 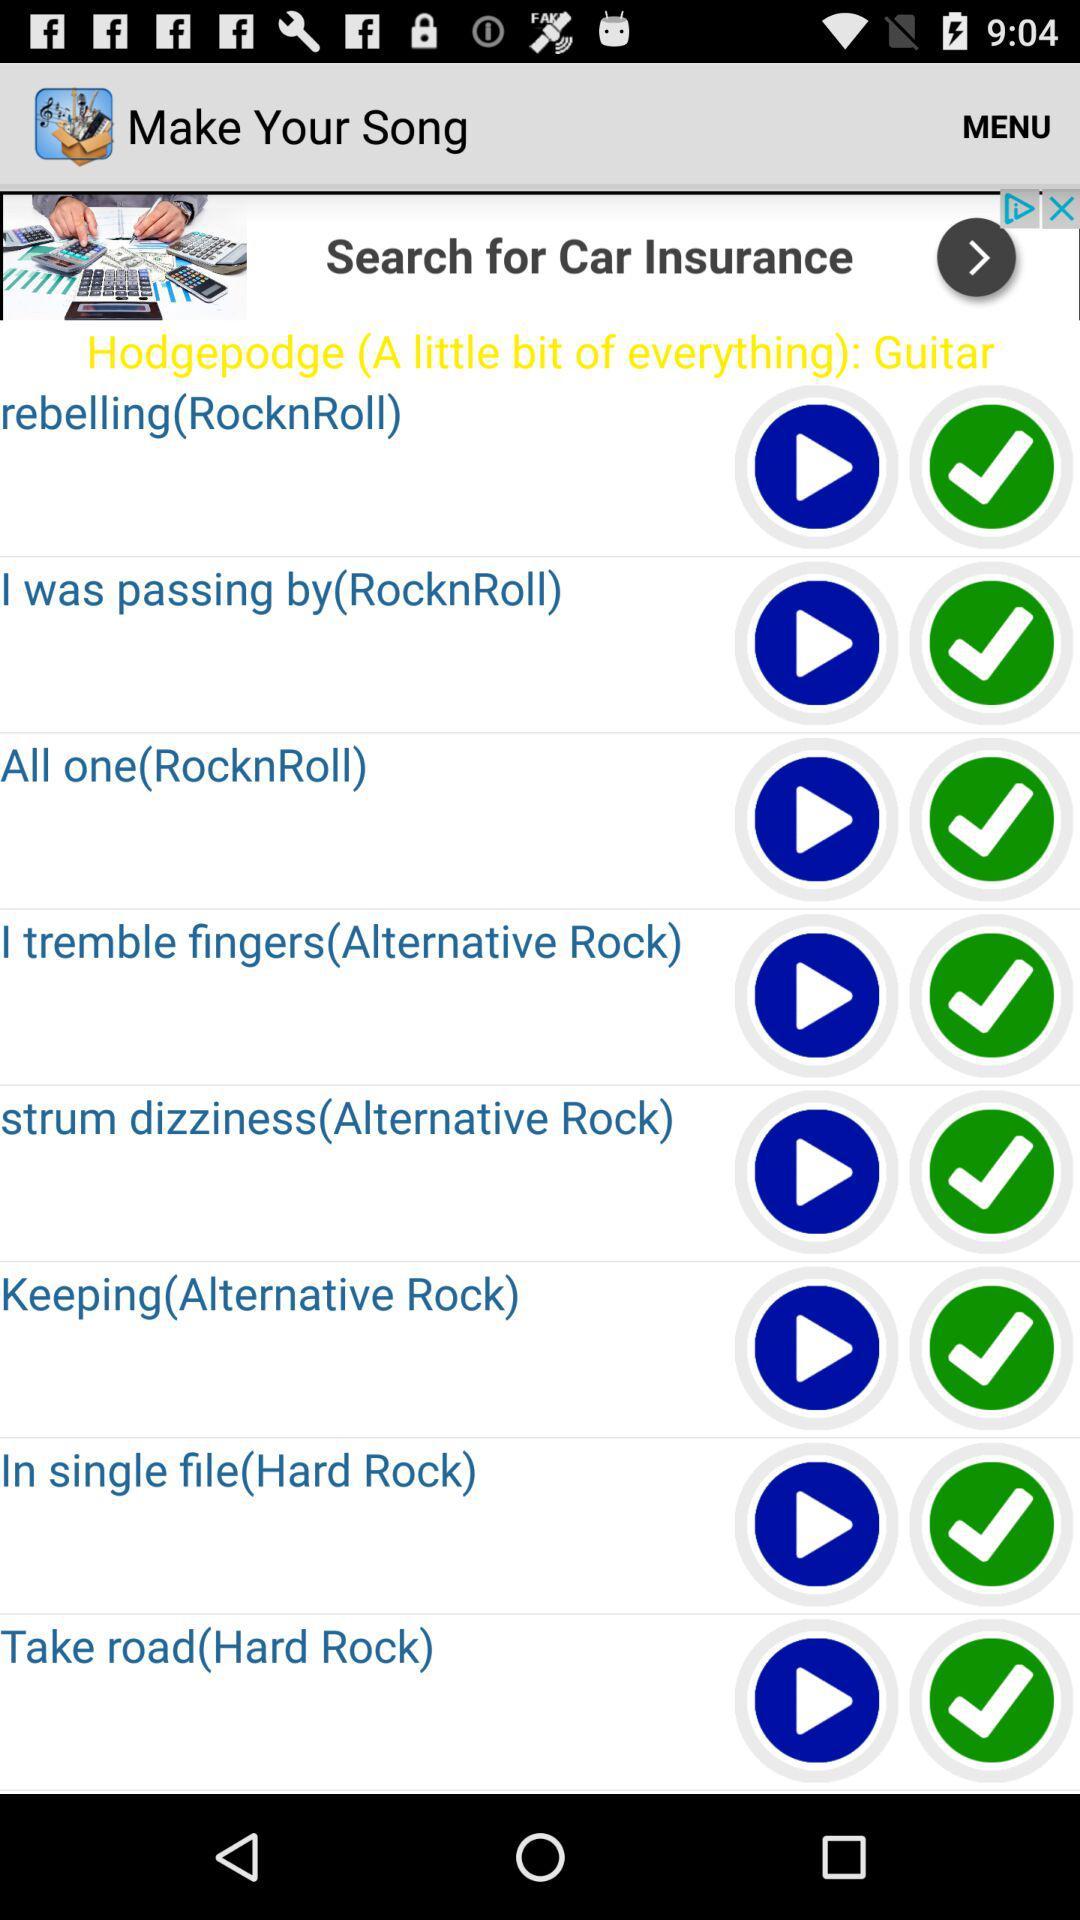 I want to click on play, so click(x=817, y=997).